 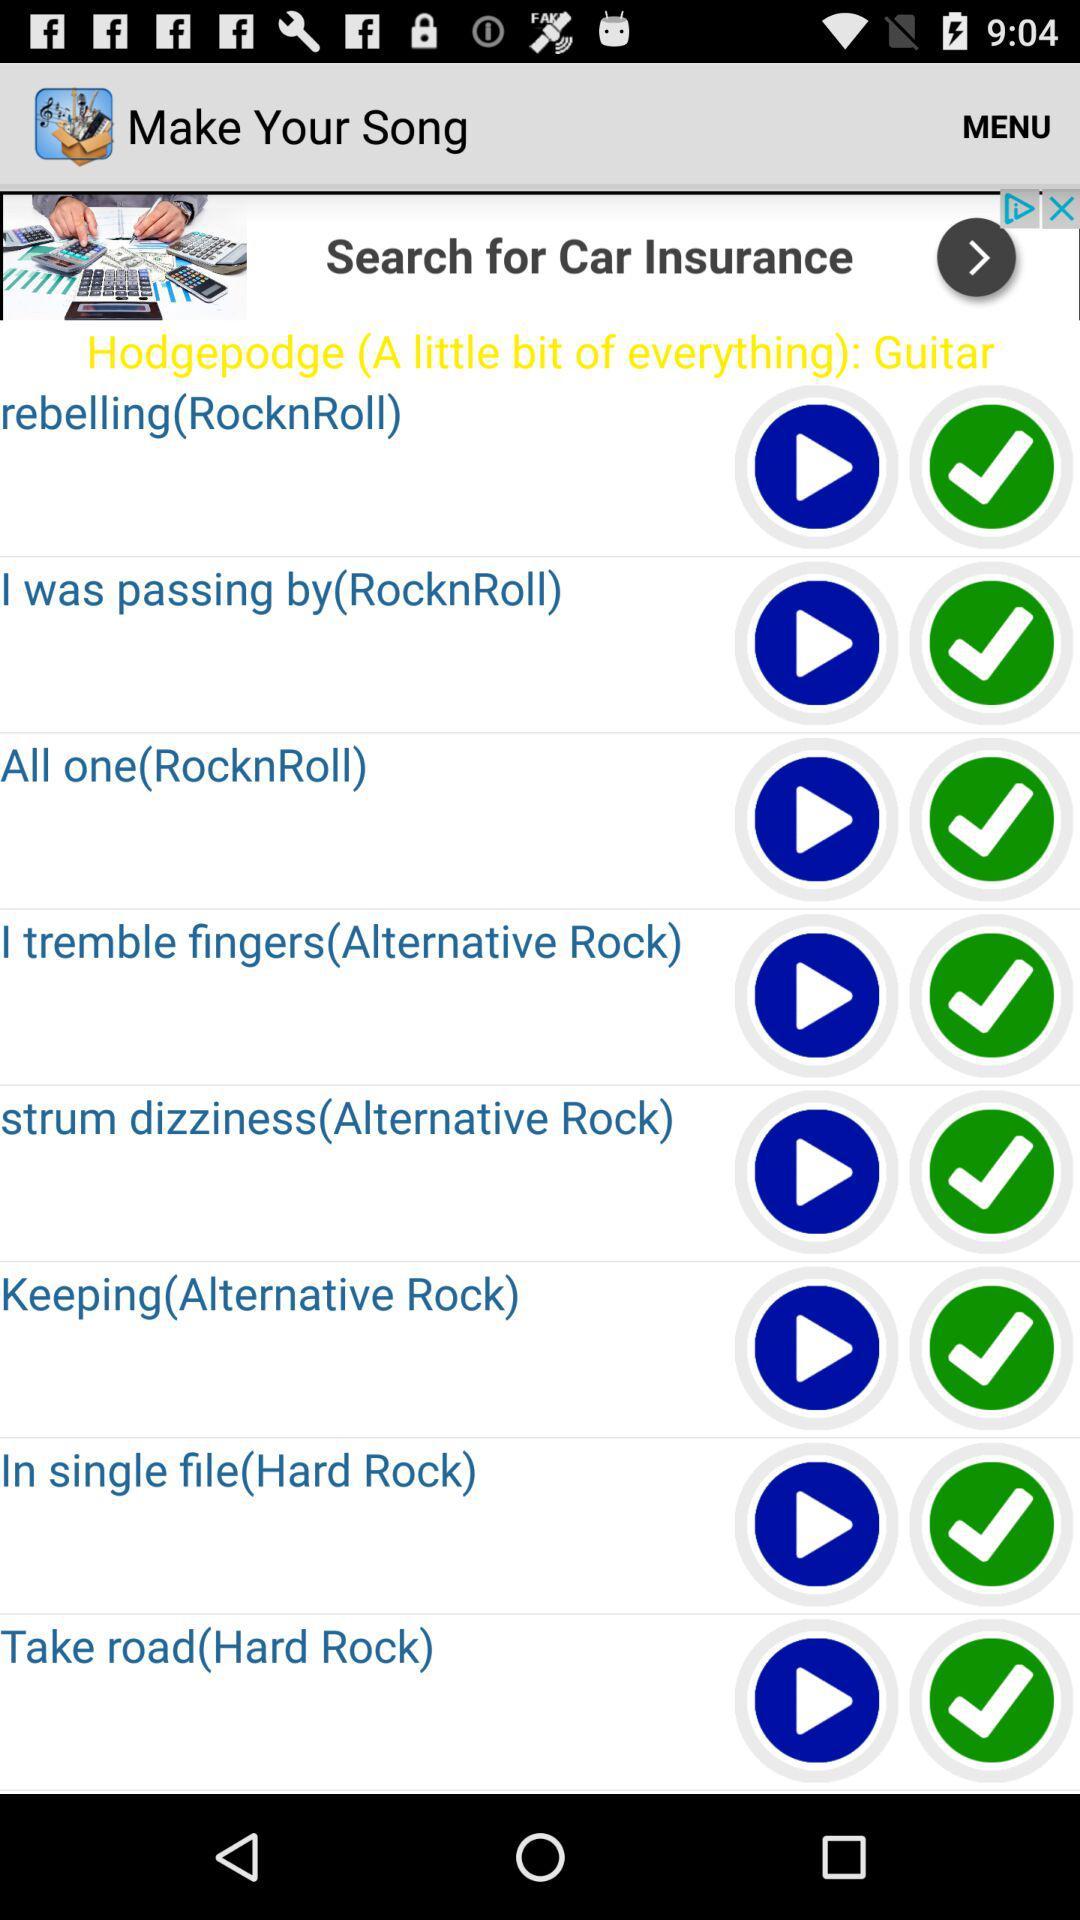 I want to click on play, so click(x=817, y=997).